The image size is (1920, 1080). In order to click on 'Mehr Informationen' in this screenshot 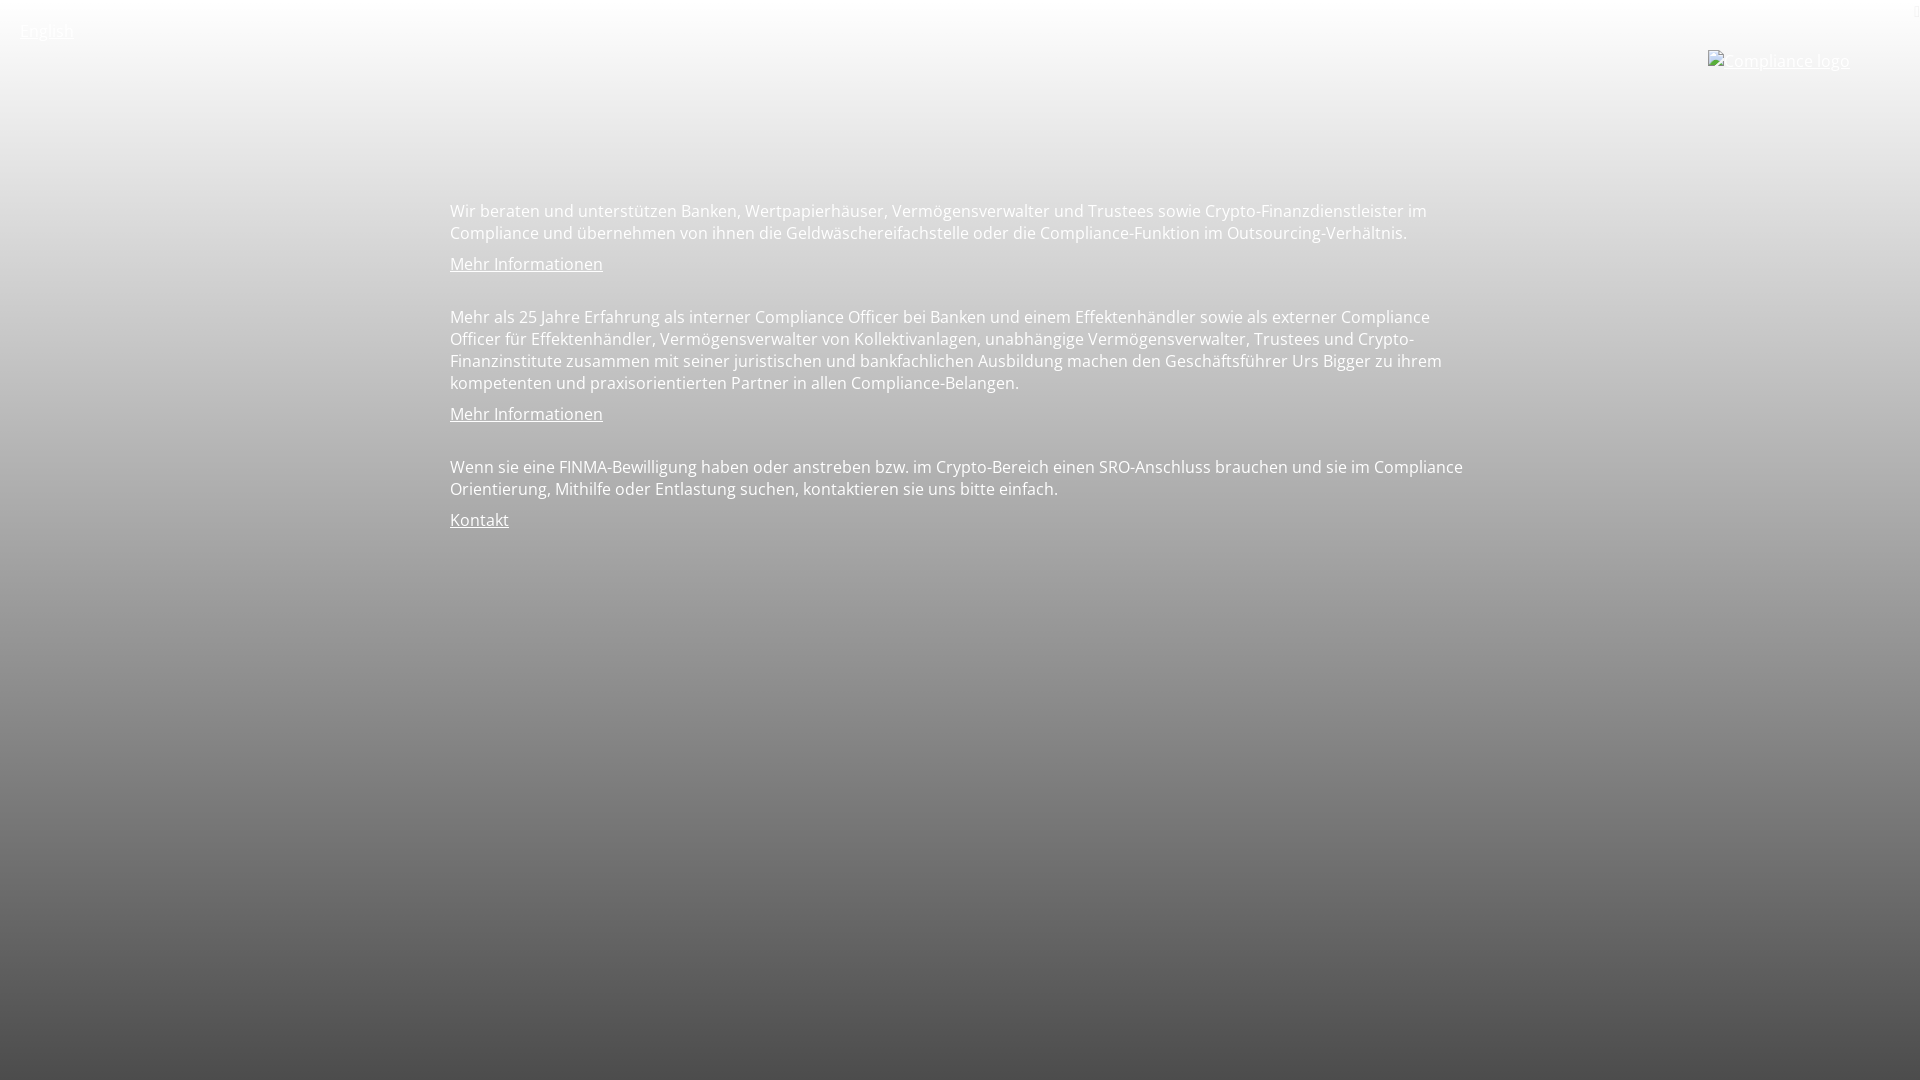, I will do `click(526, 262)`.